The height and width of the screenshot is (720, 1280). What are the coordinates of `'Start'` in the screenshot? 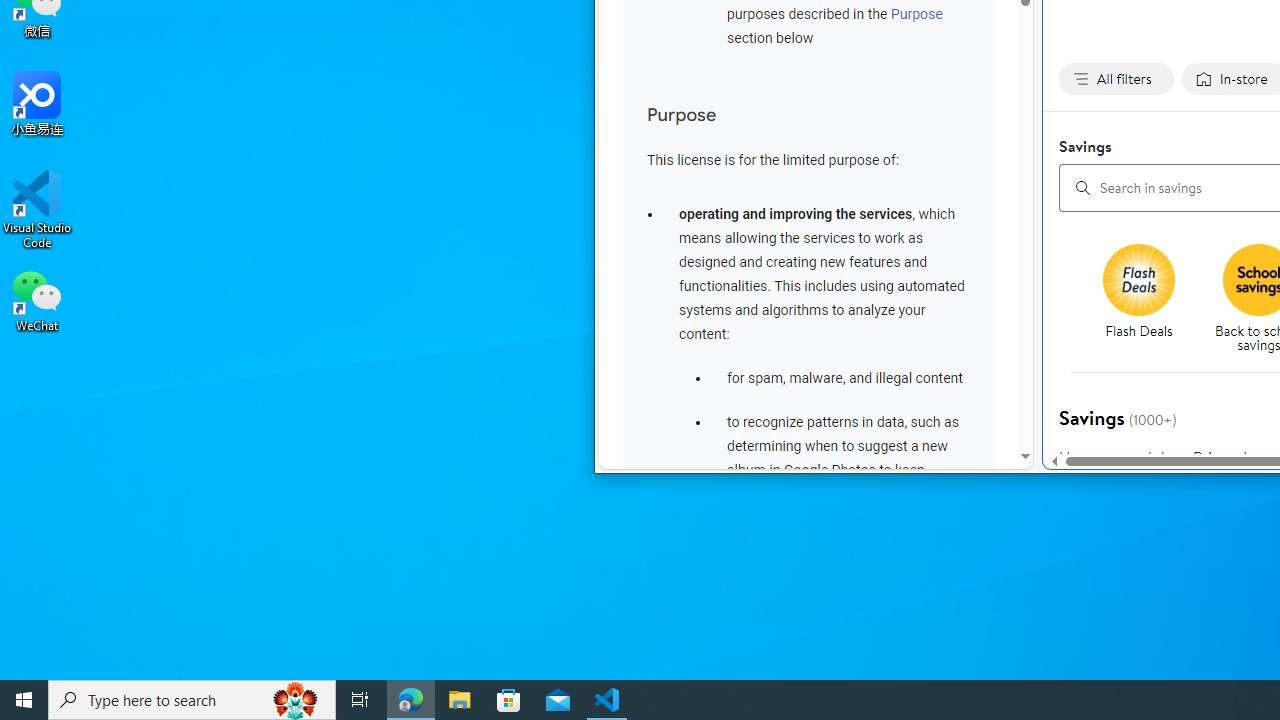 It's located at (24, 698).